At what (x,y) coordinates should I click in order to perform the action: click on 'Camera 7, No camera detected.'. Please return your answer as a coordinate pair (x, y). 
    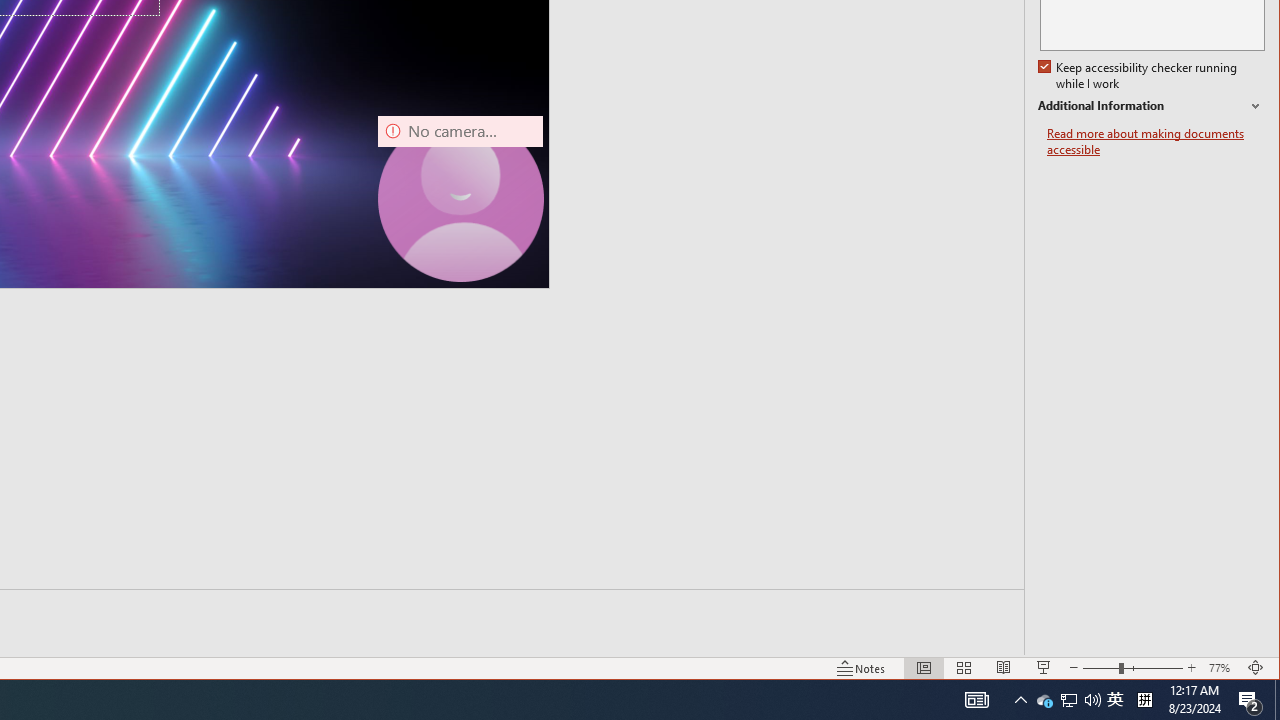
    Looking at the image, I should click on (459, 198).